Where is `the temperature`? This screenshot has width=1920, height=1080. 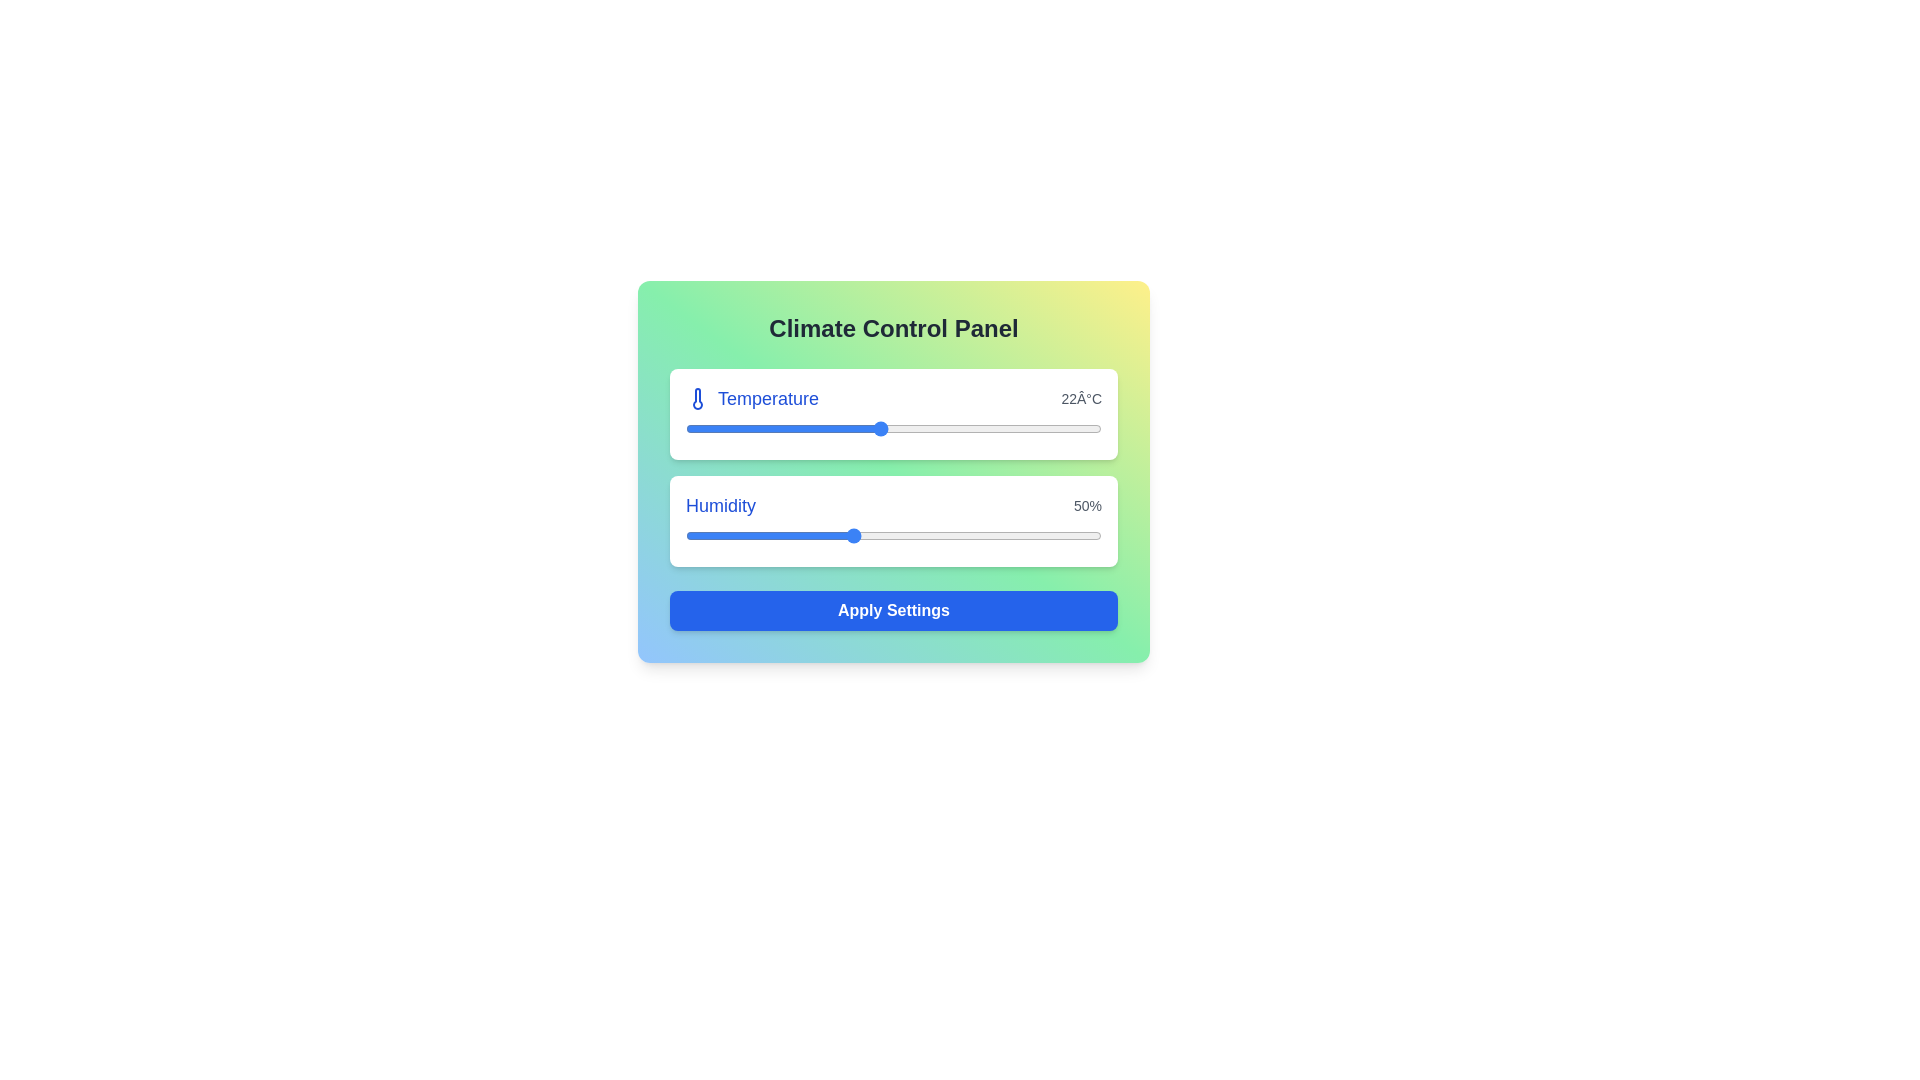
the temperature is located at coordinates (740, 427).